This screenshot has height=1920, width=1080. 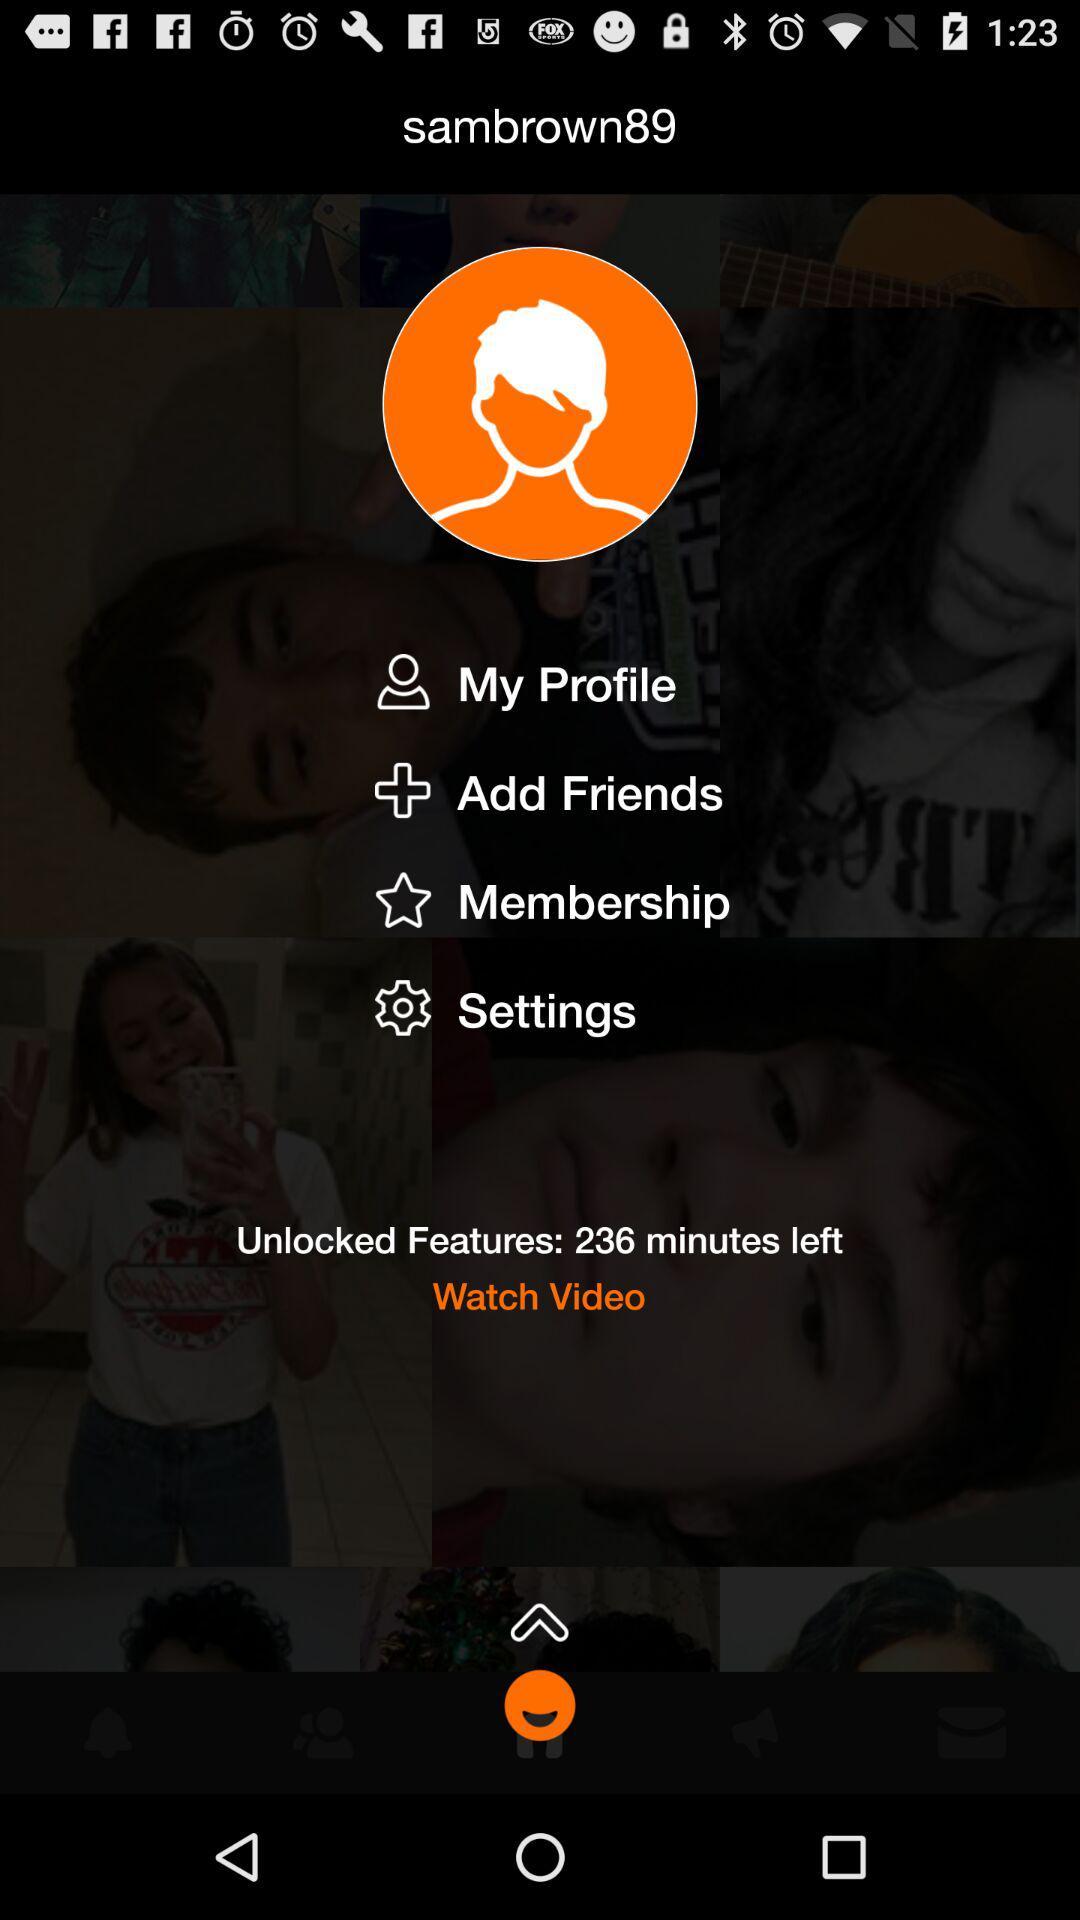 What do you see at coordinates (540, 403) in the screenshot?
I see `set your profile photo` at bounding box center [540, 403].